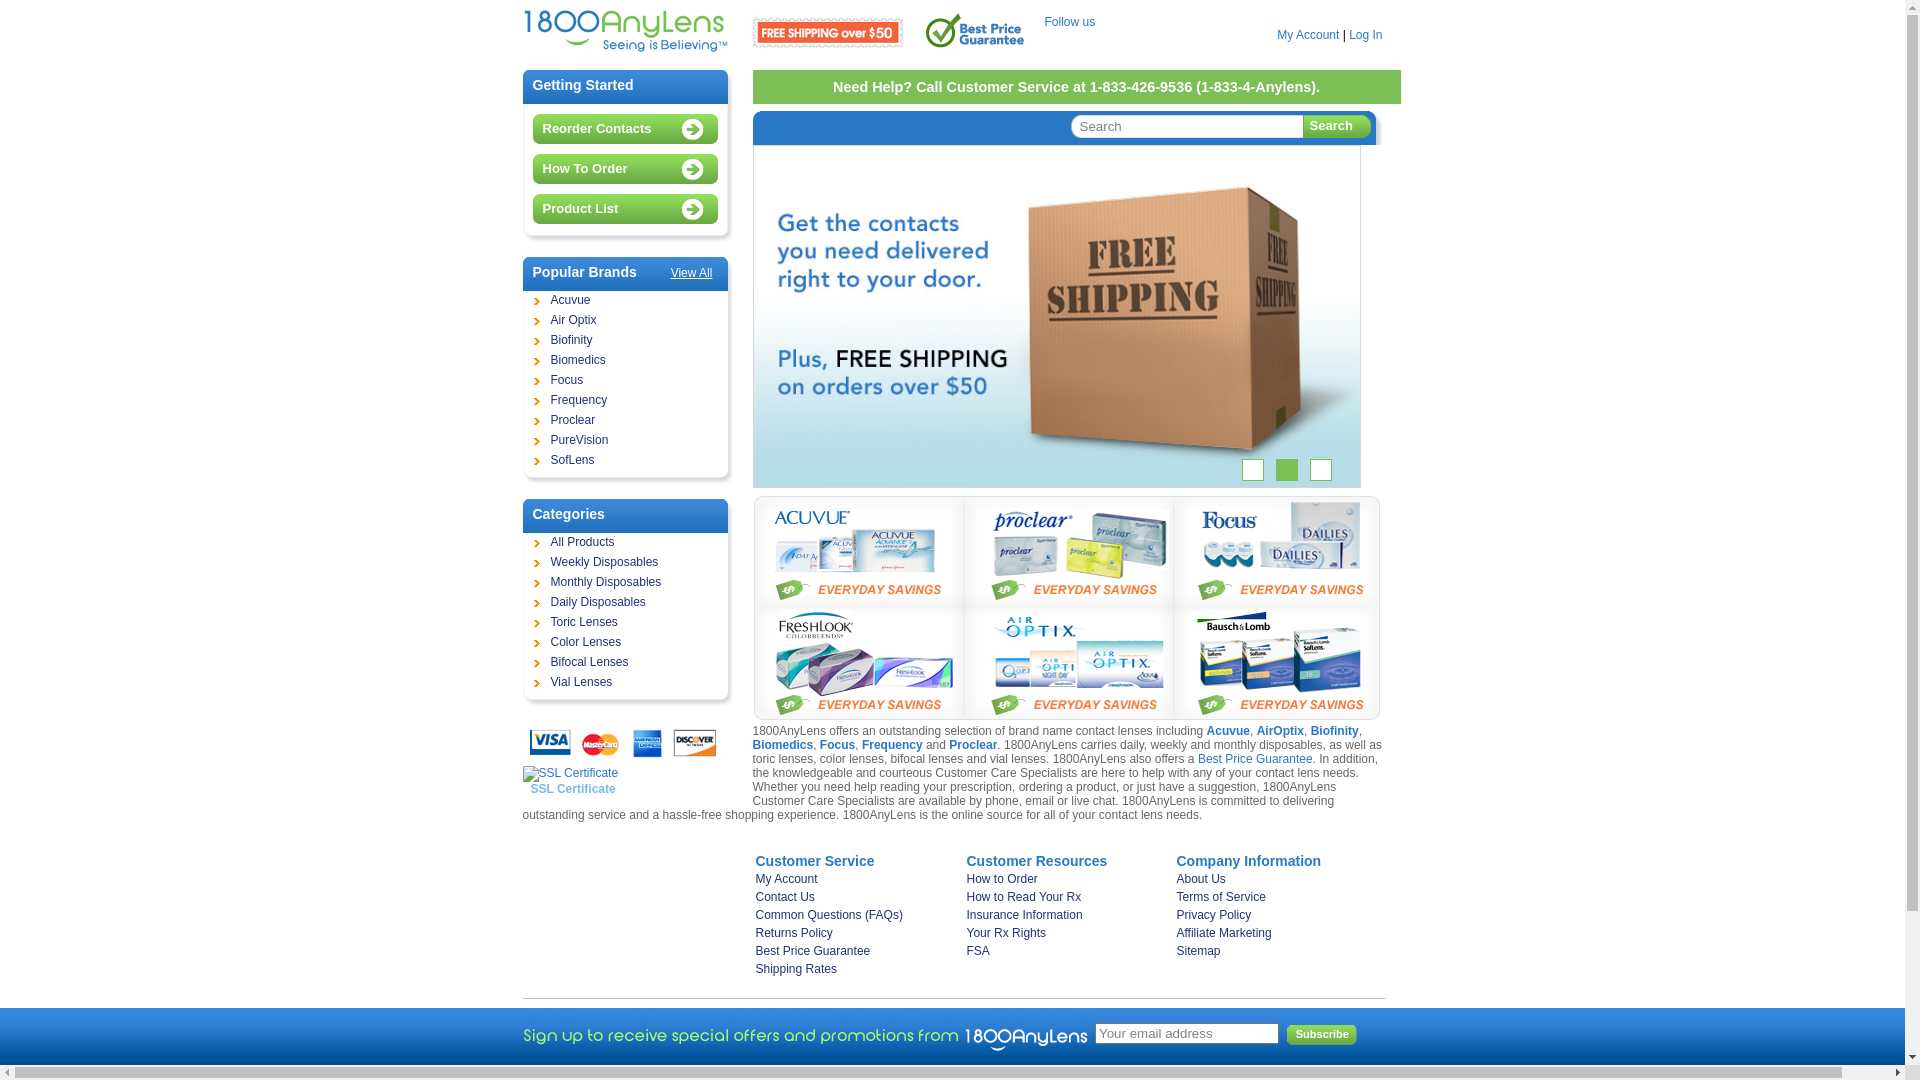  I want to click on 'Focus', so click(837, 744).